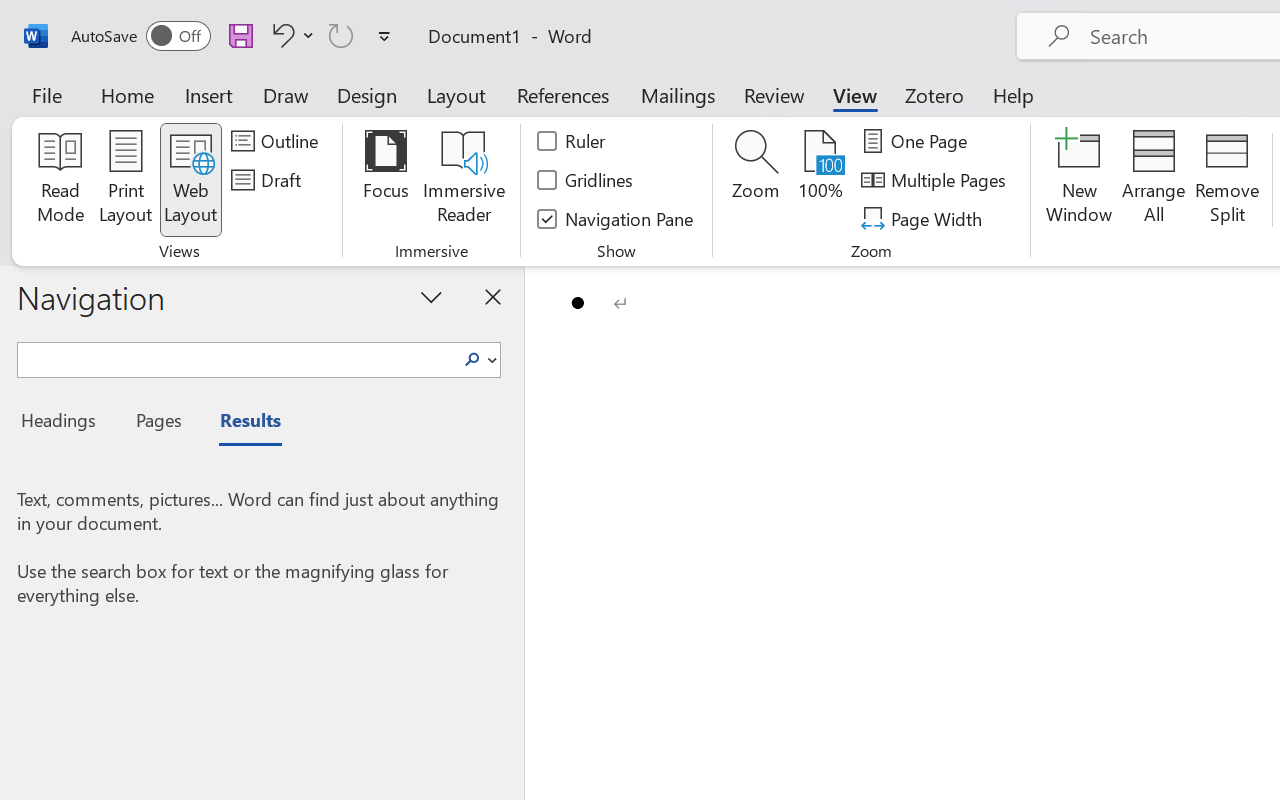 Image resolution: width=1280 pixels, height=800 pixels. I want to click on 'Pages', so click(155, 423).